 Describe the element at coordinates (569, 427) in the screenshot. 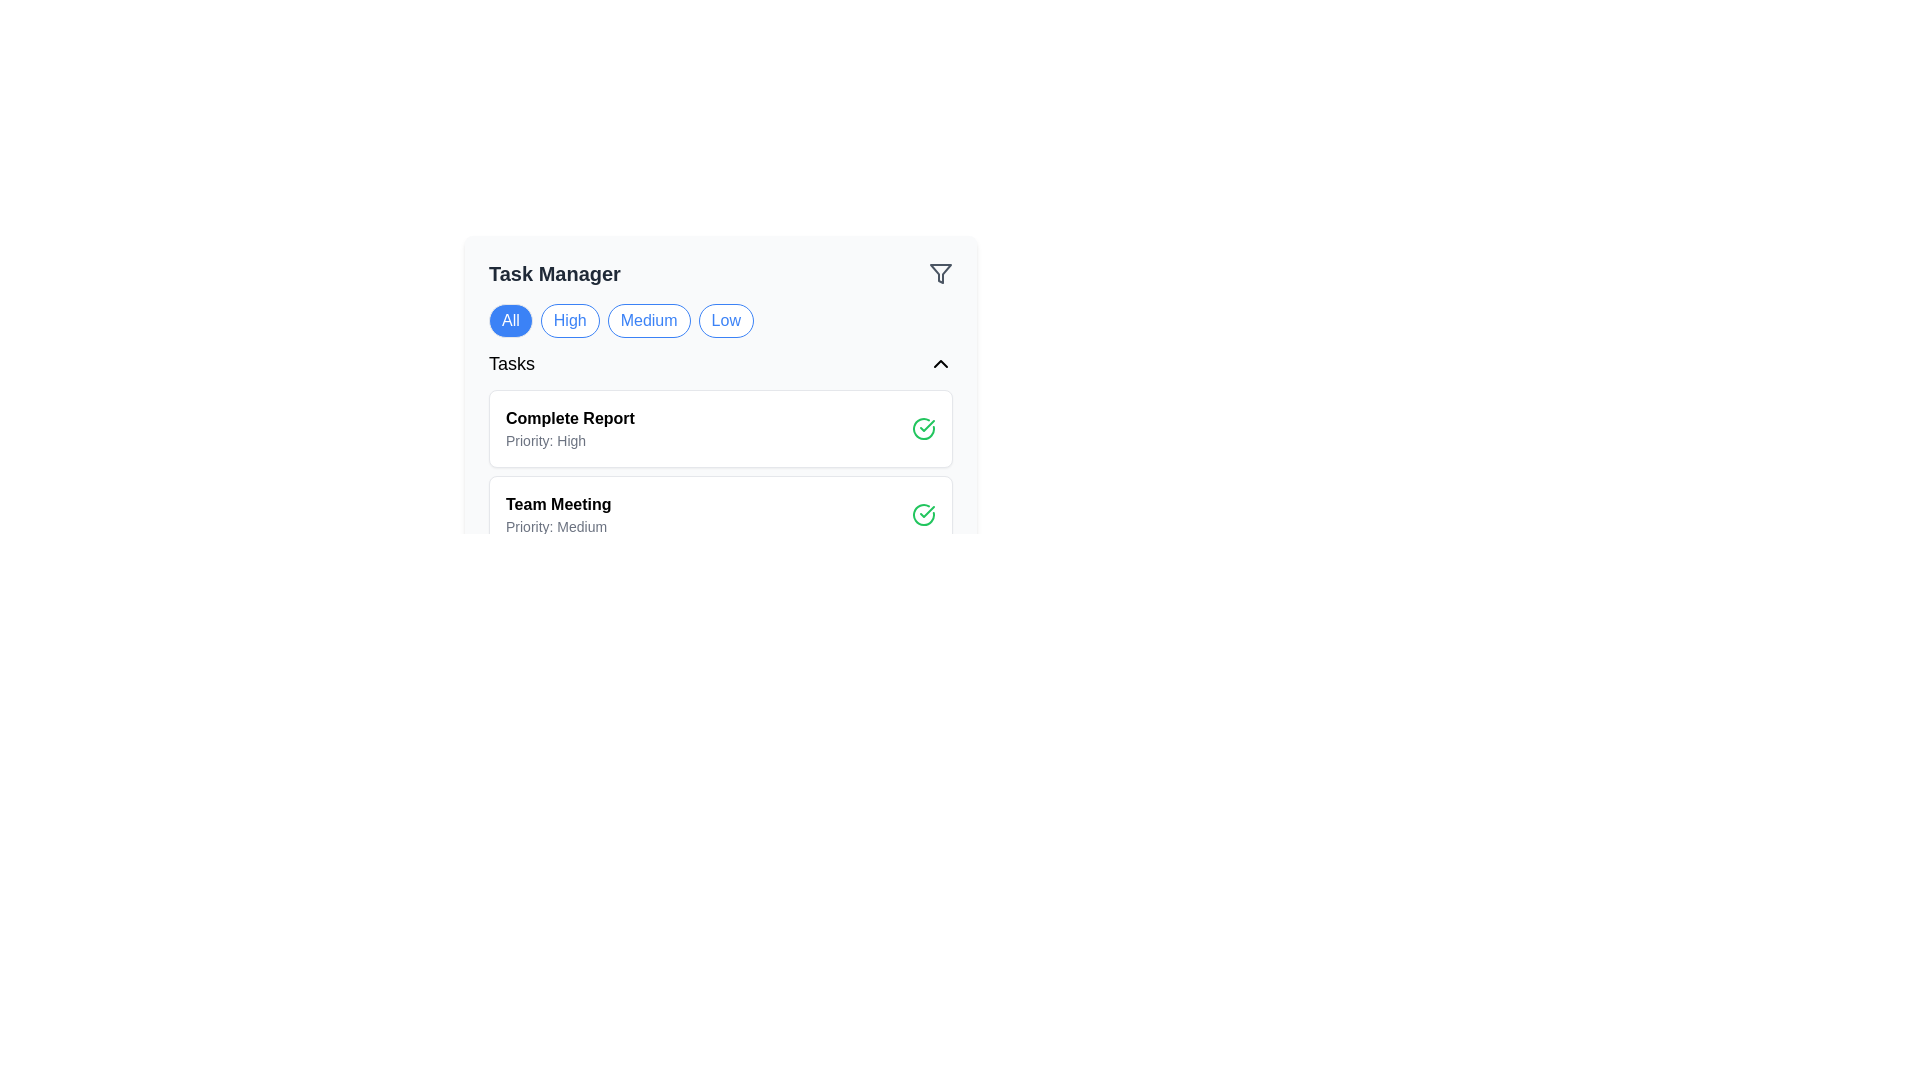

I see `text 'Complete Report' and 'Priority: High' from the Text Display element located in the task card of the task management interface` at that location.